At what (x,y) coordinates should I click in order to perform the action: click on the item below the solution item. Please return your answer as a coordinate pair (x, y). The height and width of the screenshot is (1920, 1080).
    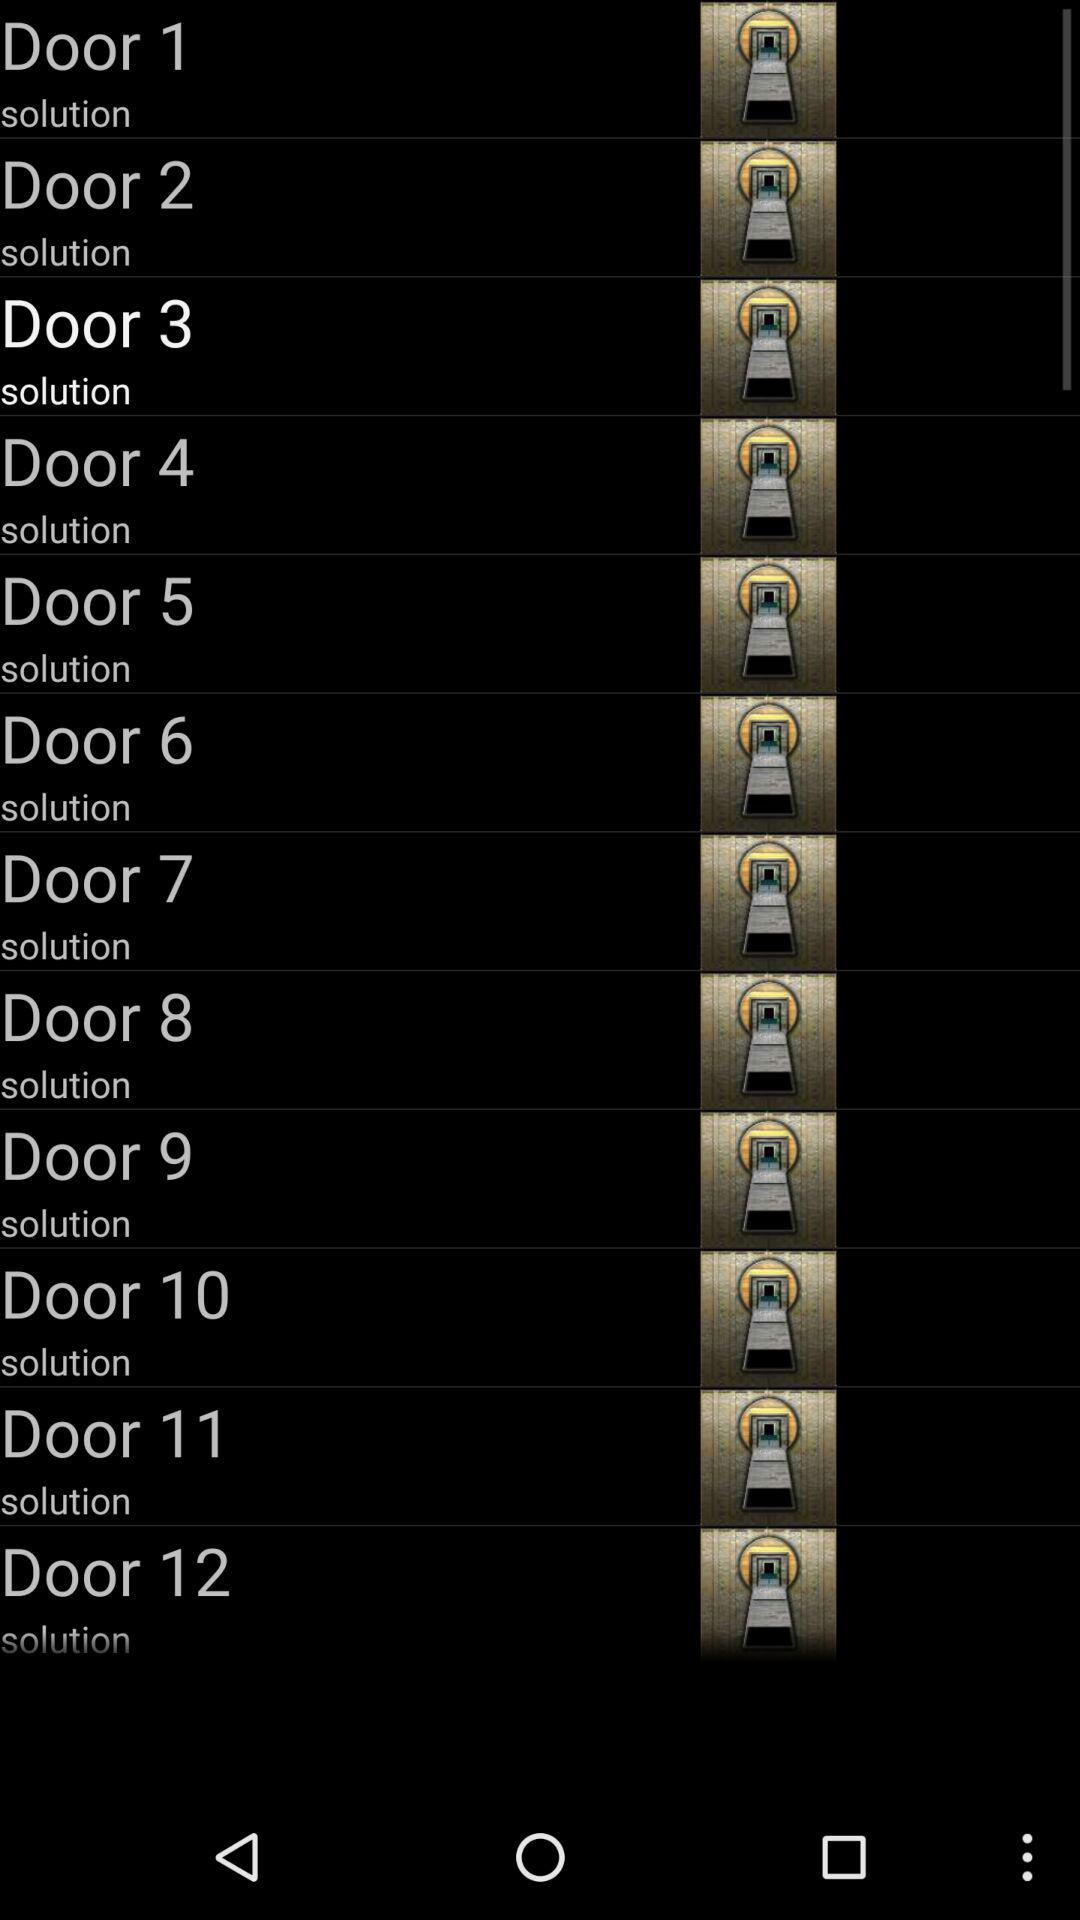
    Looking at the image, I should click on (346, 459).